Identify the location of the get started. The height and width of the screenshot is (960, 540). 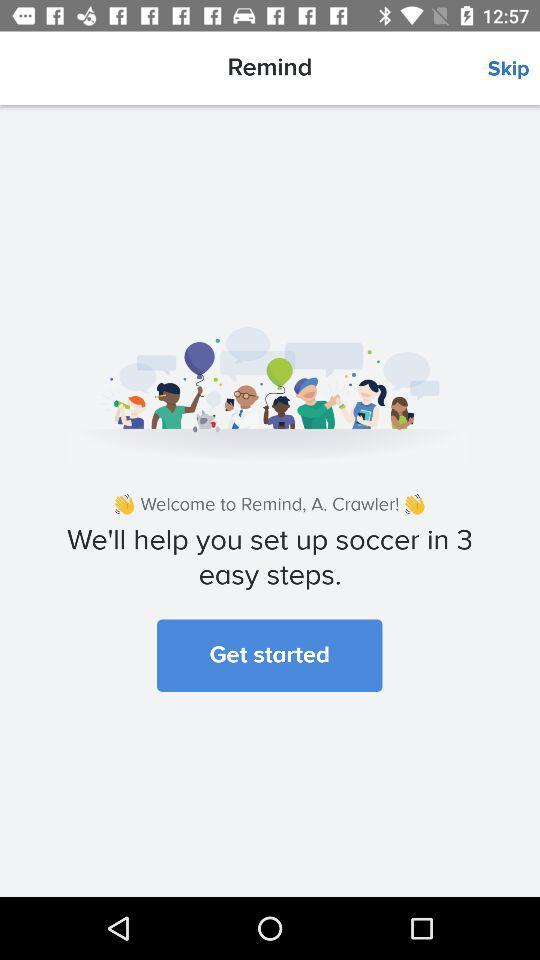
(269, 654).